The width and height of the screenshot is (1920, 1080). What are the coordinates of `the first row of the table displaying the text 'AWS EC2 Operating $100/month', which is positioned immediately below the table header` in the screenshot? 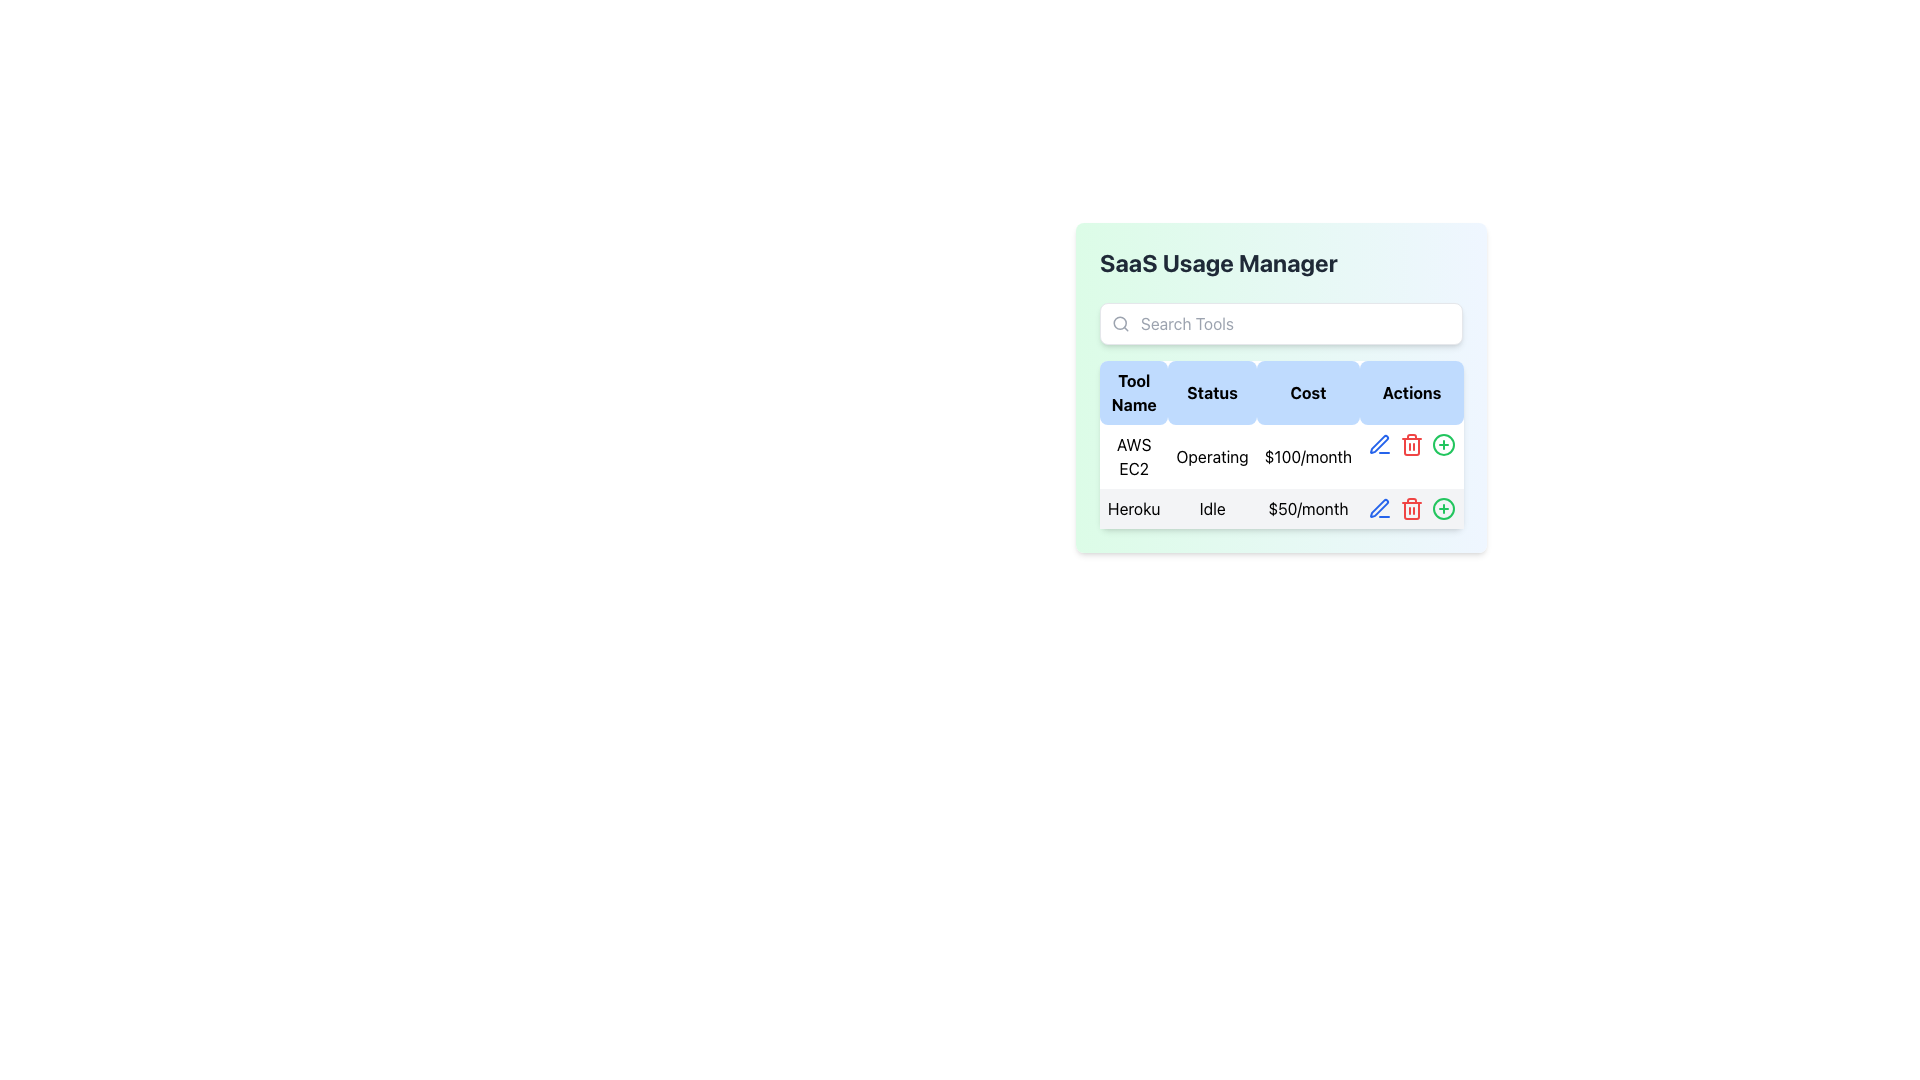 It's located at (1281, 456).